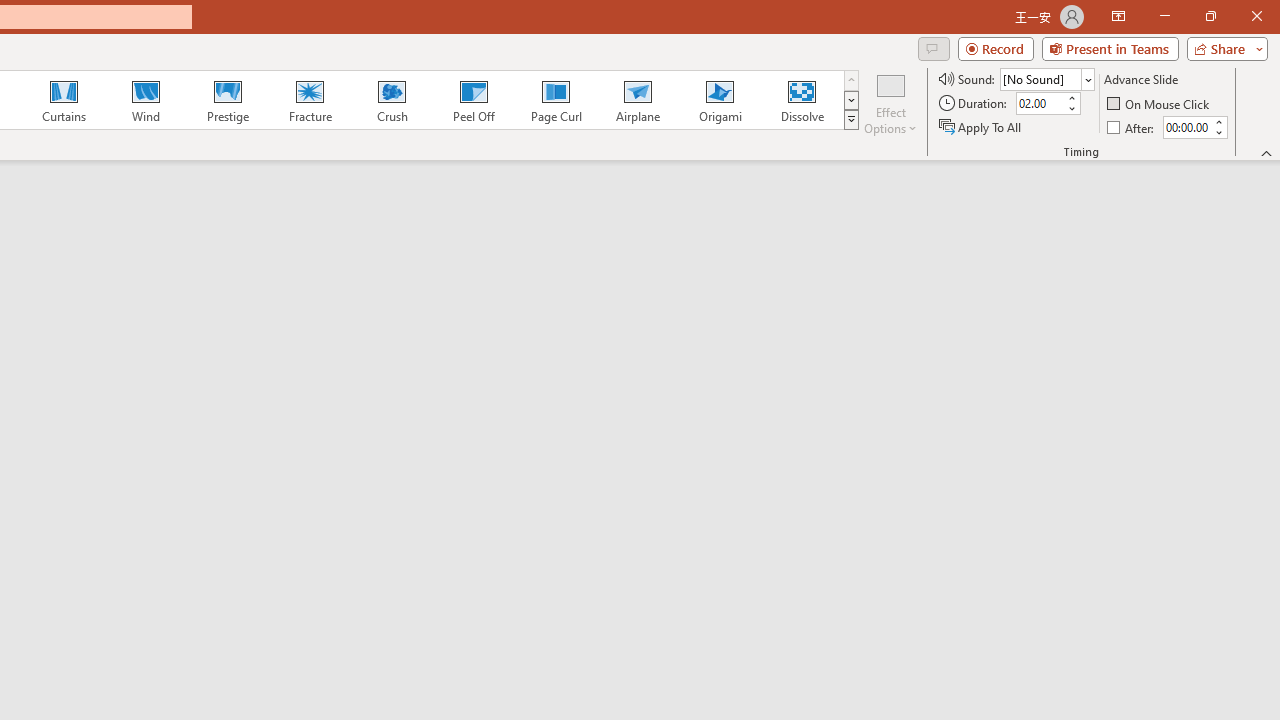  Describe the element at coordinates (144, 100) in the screenshot. I see `'Wind'` at that location.